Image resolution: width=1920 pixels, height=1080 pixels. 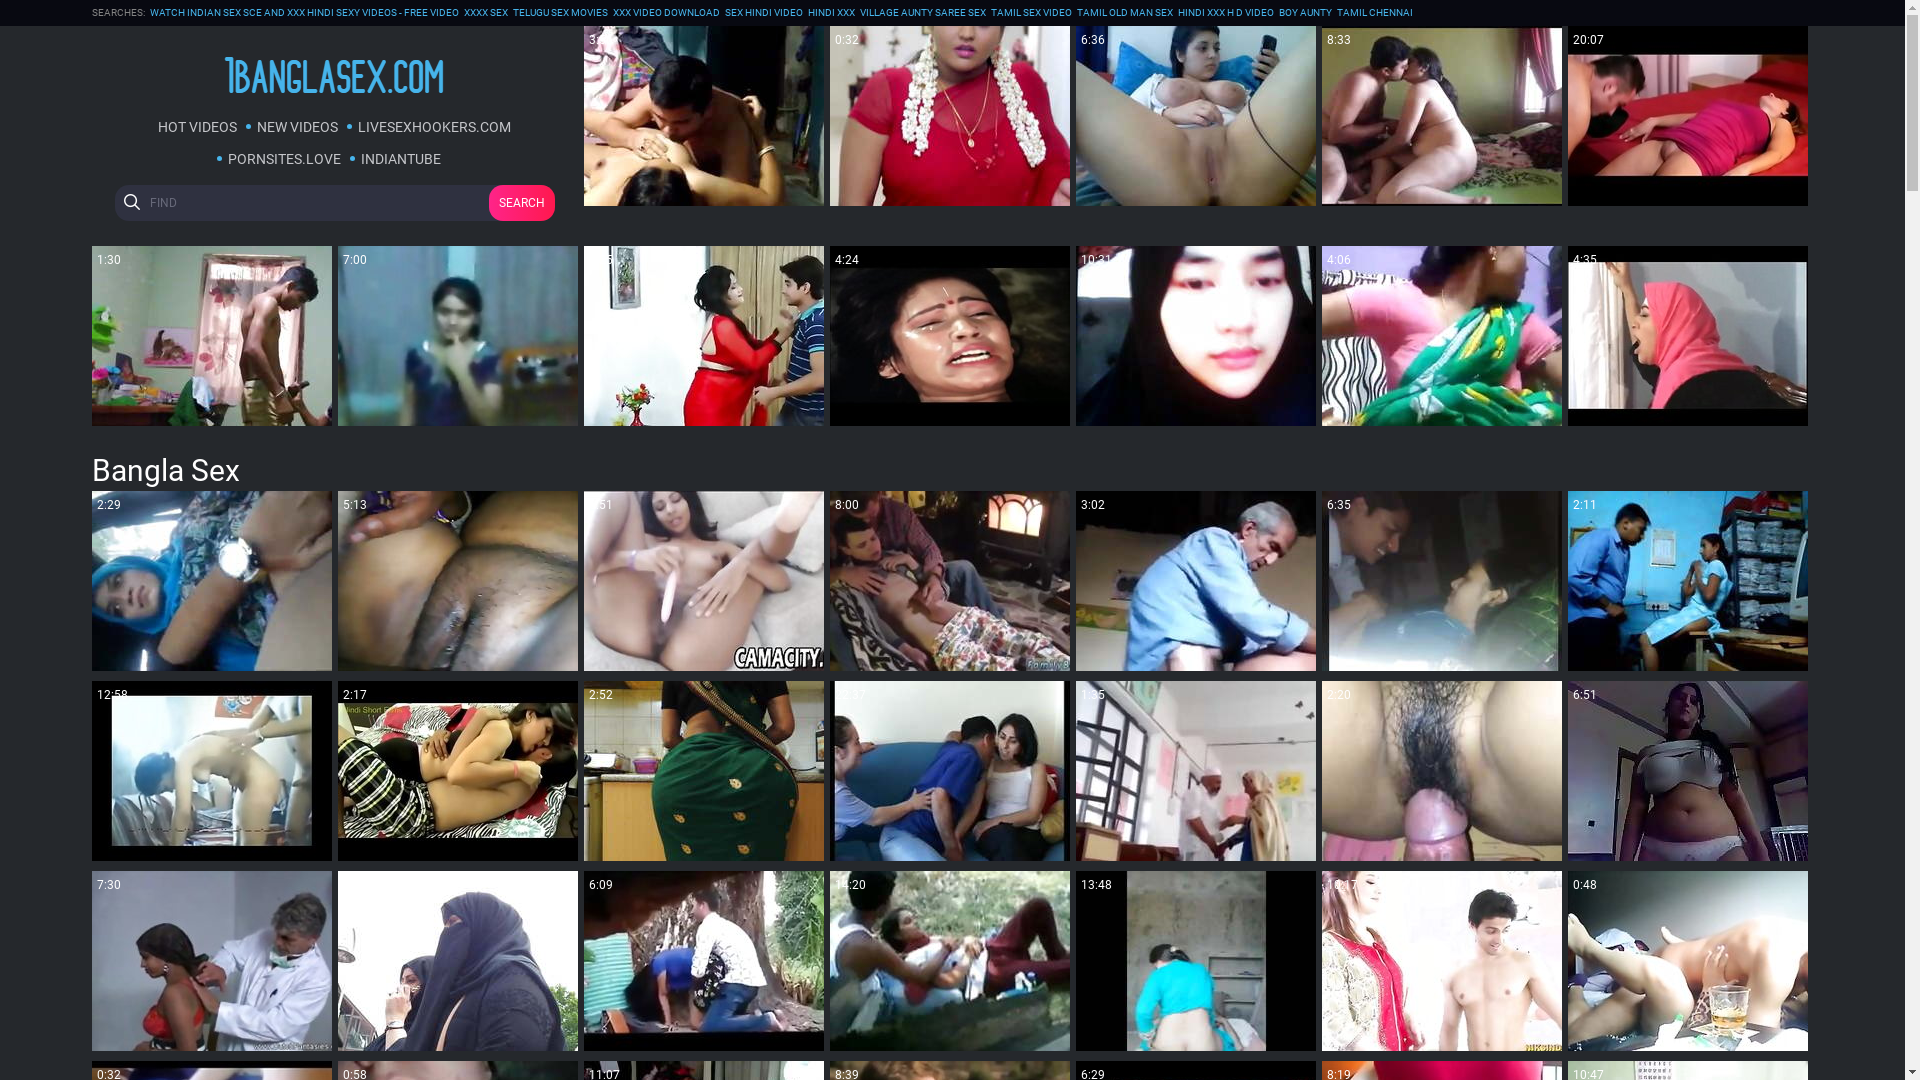 I want to click on '10:31', so click(x=1195, y=334).